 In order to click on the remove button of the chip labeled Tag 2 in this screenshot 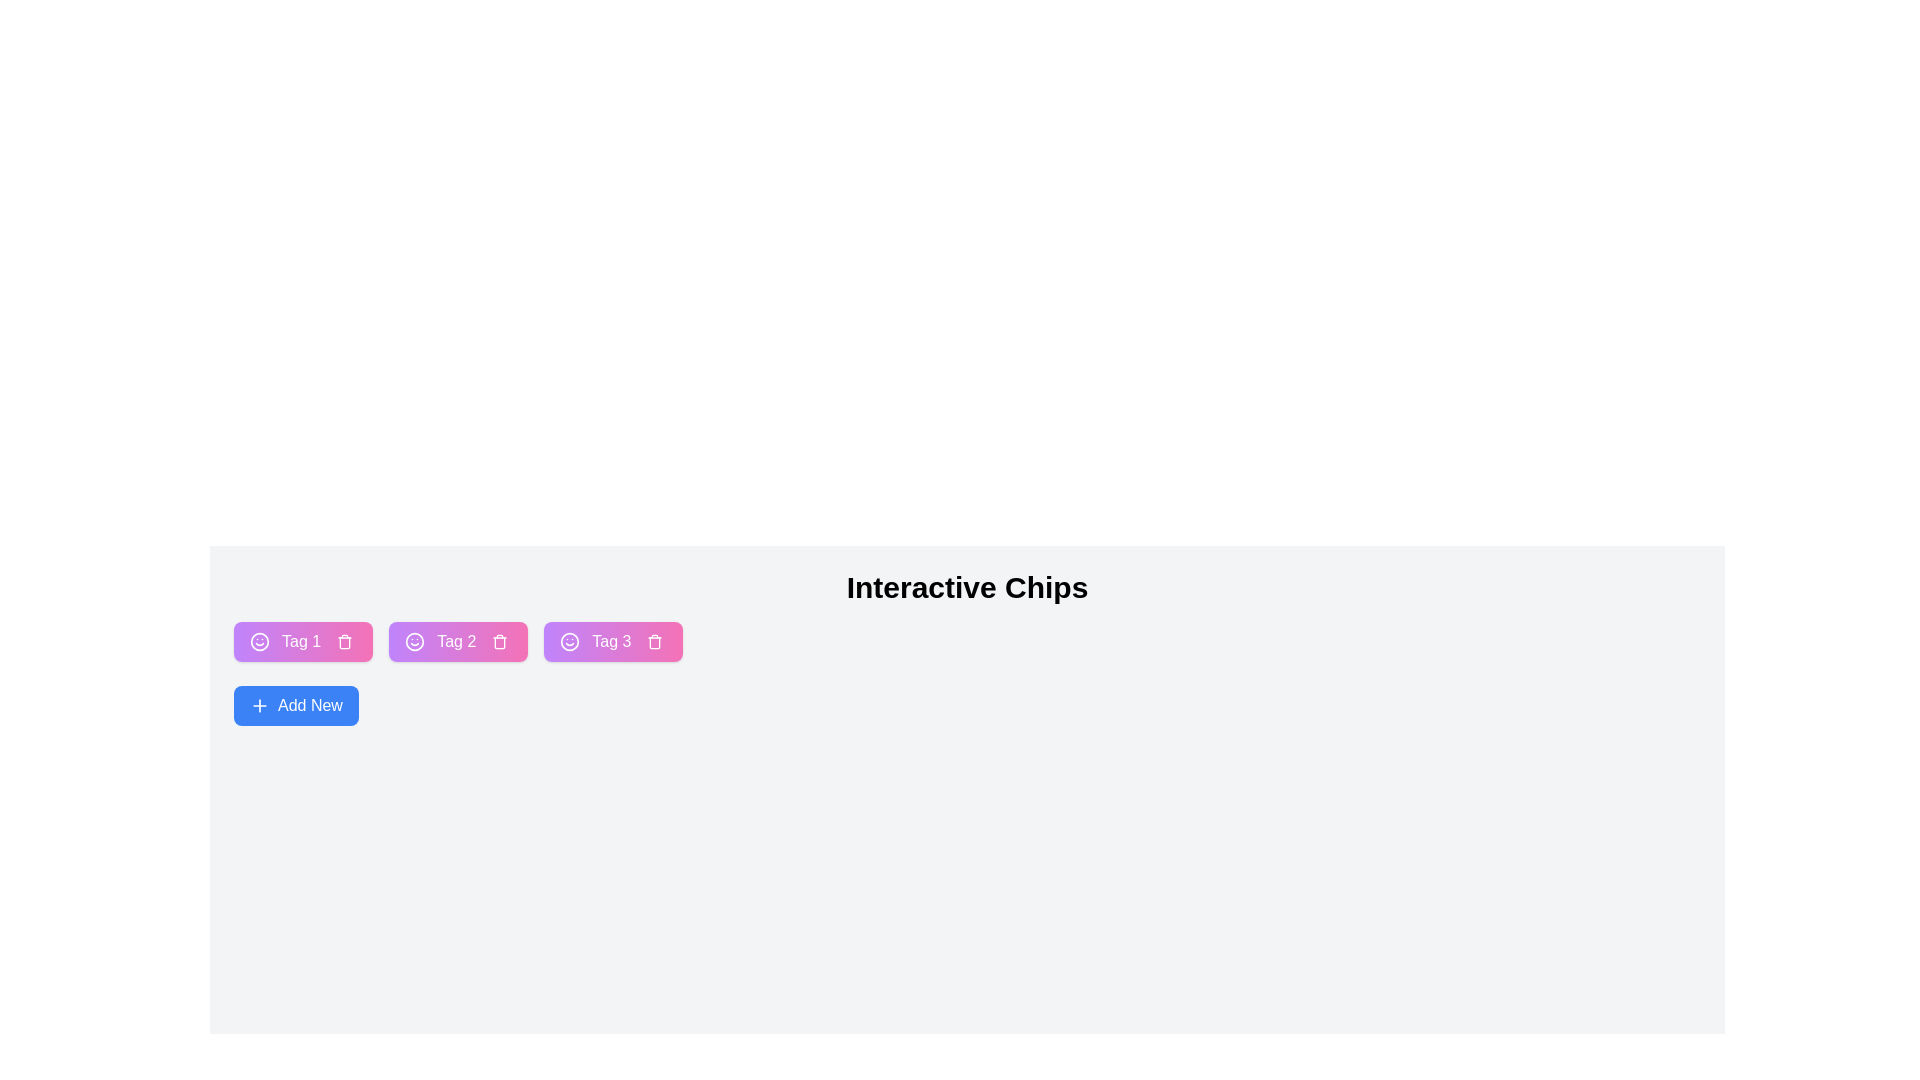, I will do `click(500, 641)`.